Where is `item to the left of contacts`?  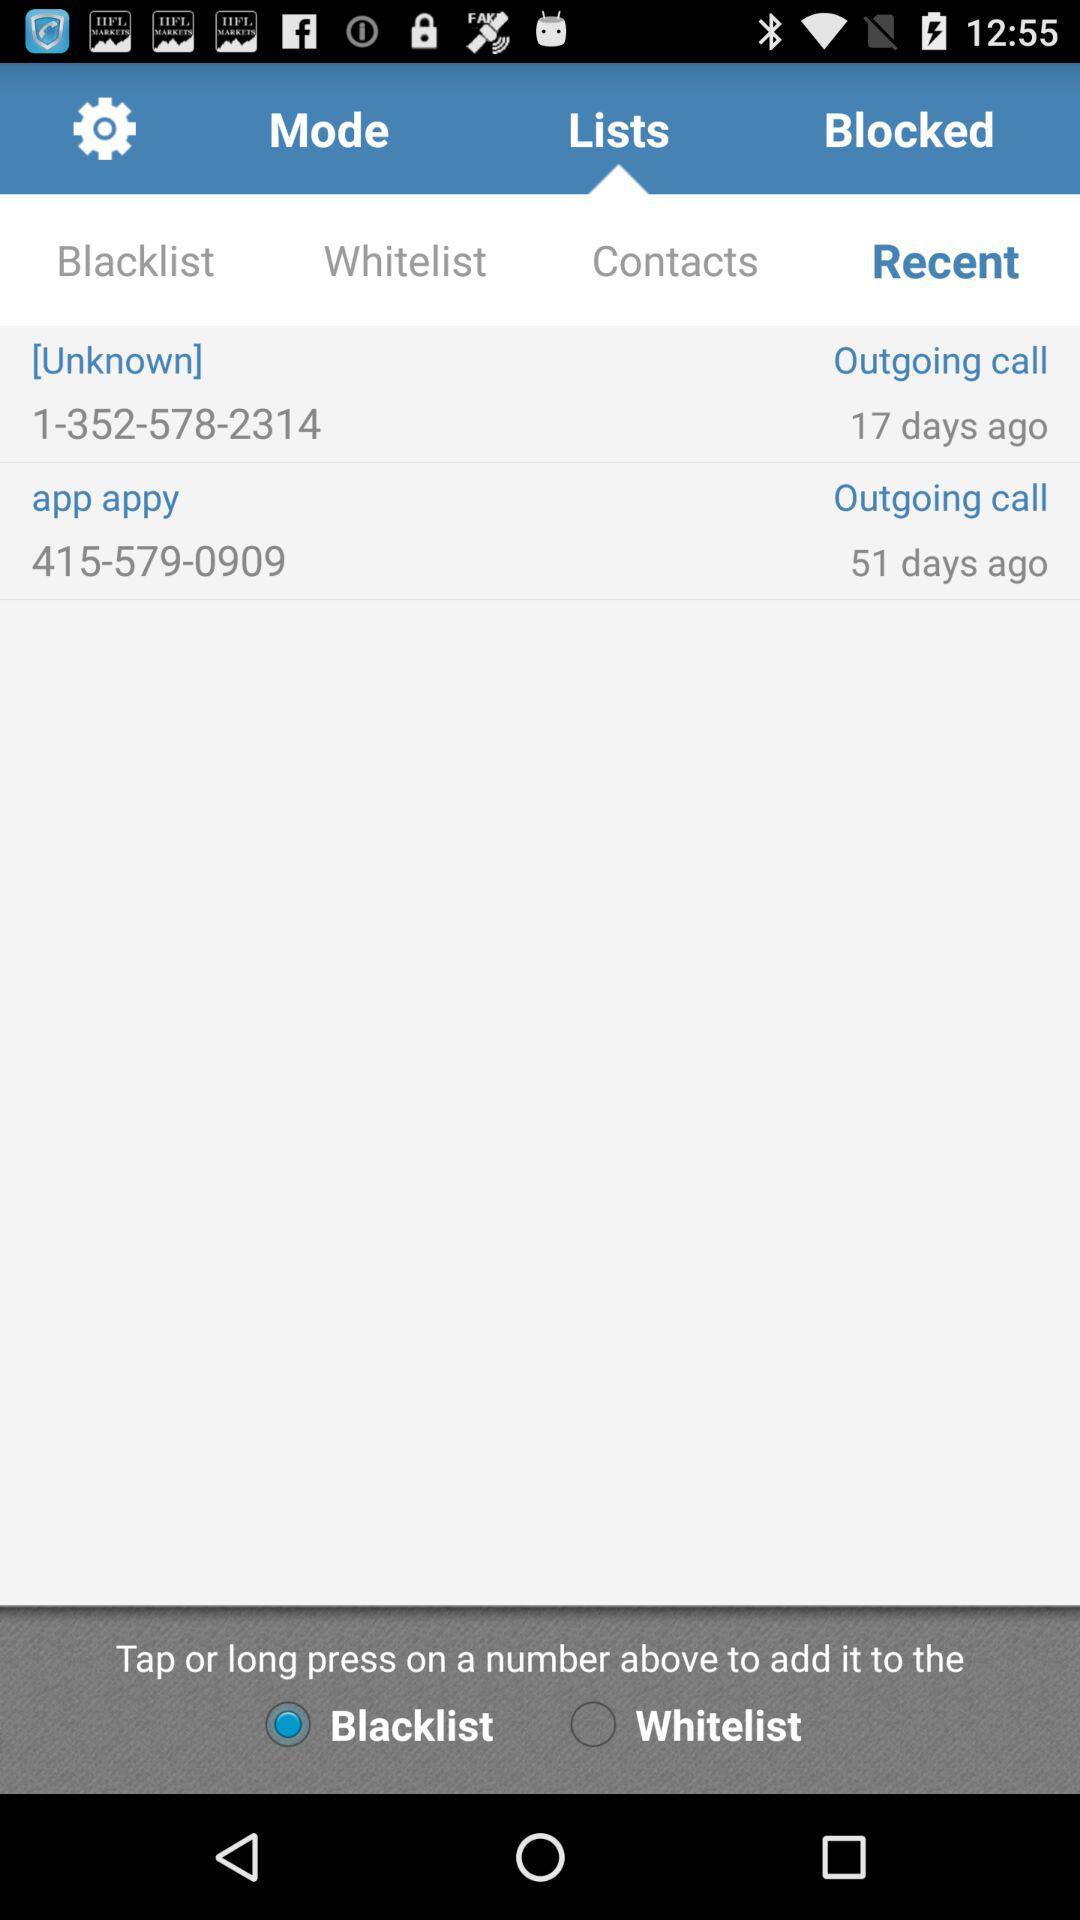
item to the left of contacts is located at coordinates (285, 359).